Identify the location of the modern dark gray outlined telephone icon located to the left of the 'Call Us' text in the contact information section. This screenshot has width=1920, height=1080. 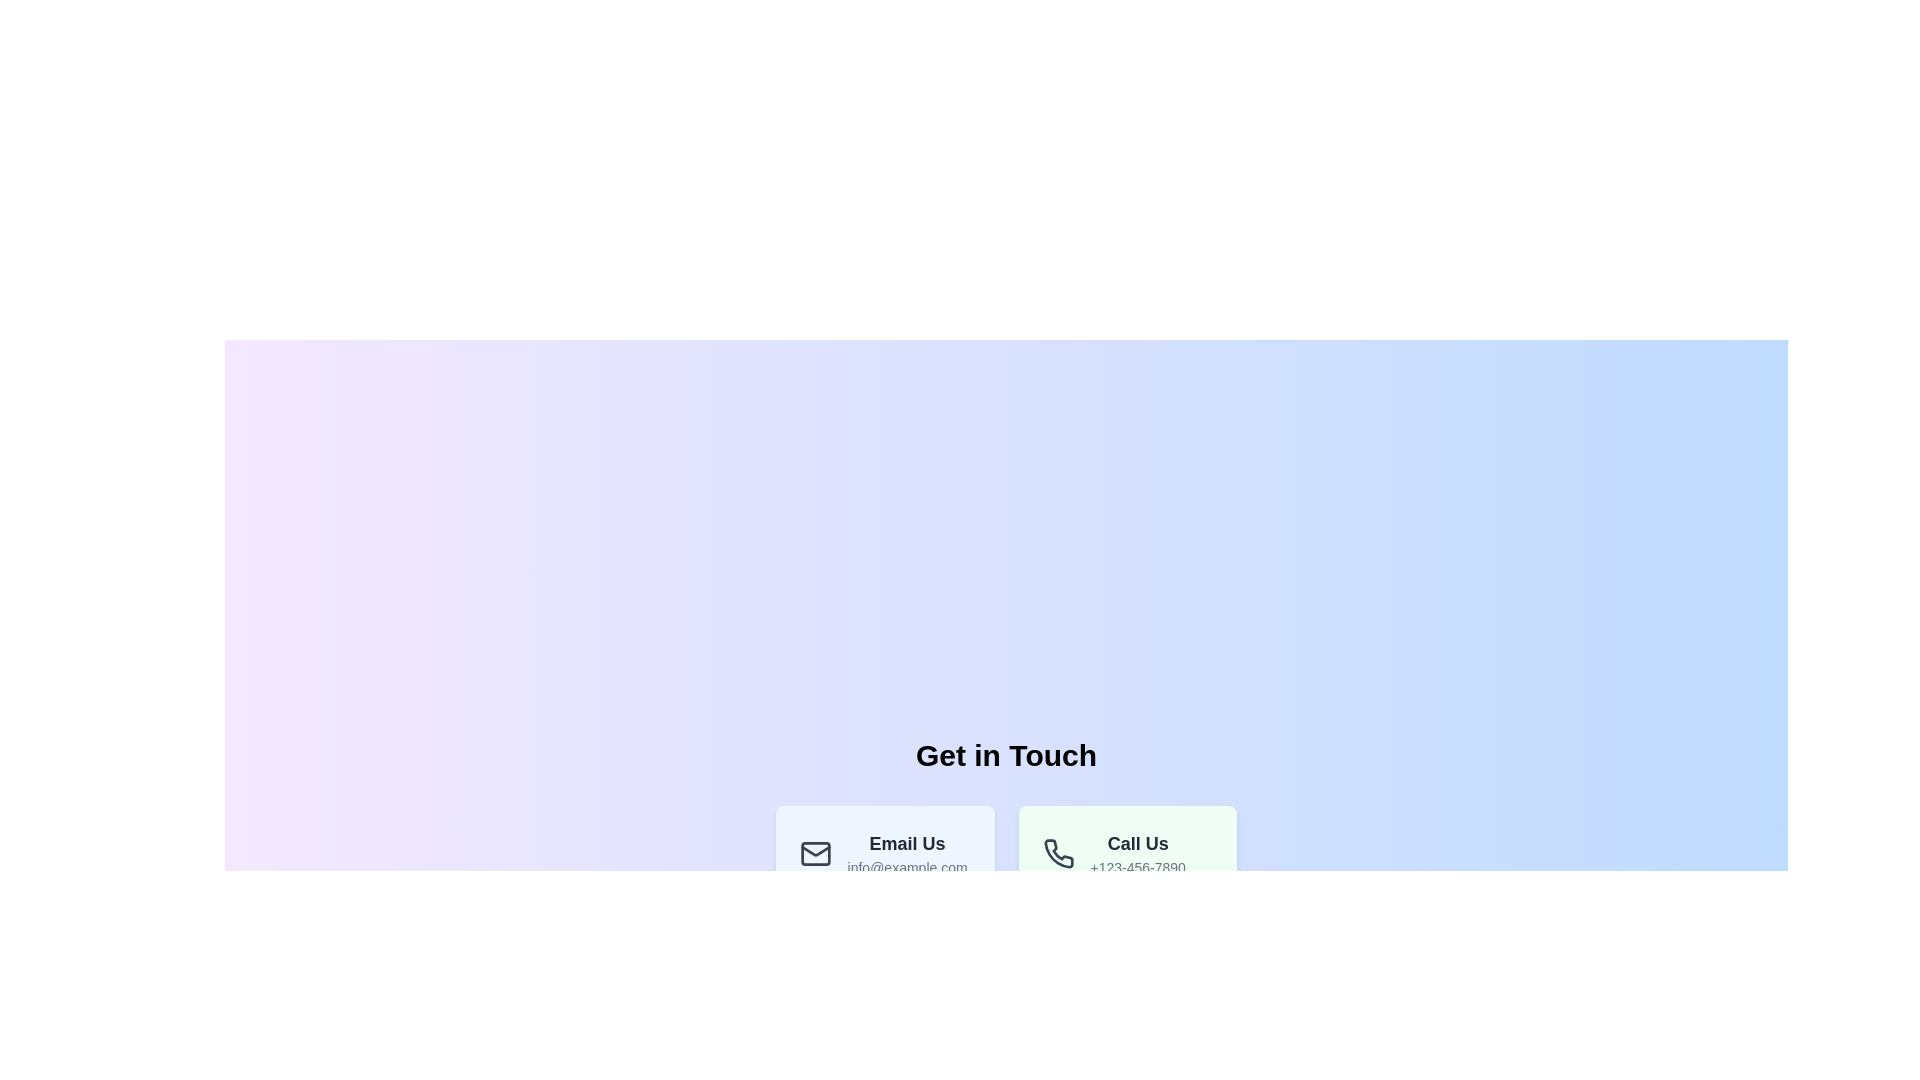
(1057, 853).